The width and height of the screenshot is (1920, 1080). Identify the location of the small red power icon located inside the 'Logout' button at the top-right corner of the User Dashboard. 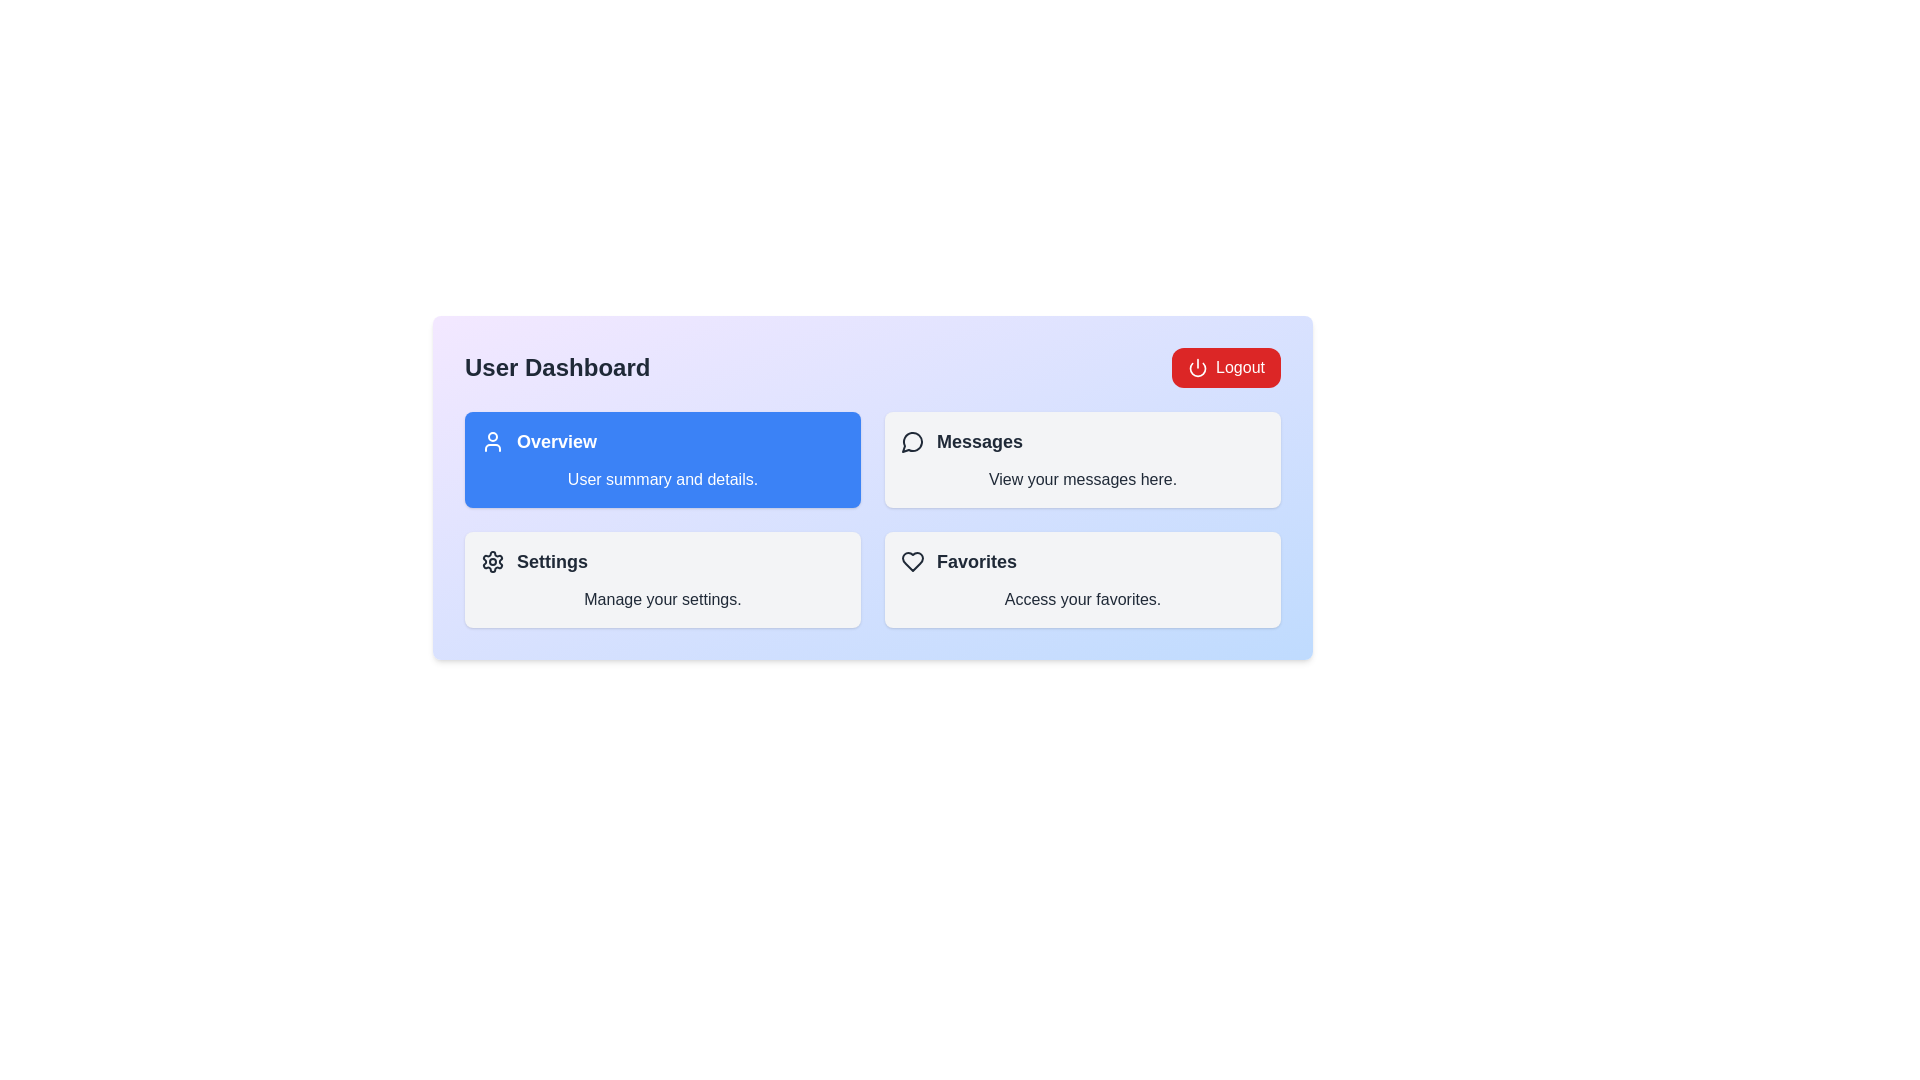
(1198, 367).